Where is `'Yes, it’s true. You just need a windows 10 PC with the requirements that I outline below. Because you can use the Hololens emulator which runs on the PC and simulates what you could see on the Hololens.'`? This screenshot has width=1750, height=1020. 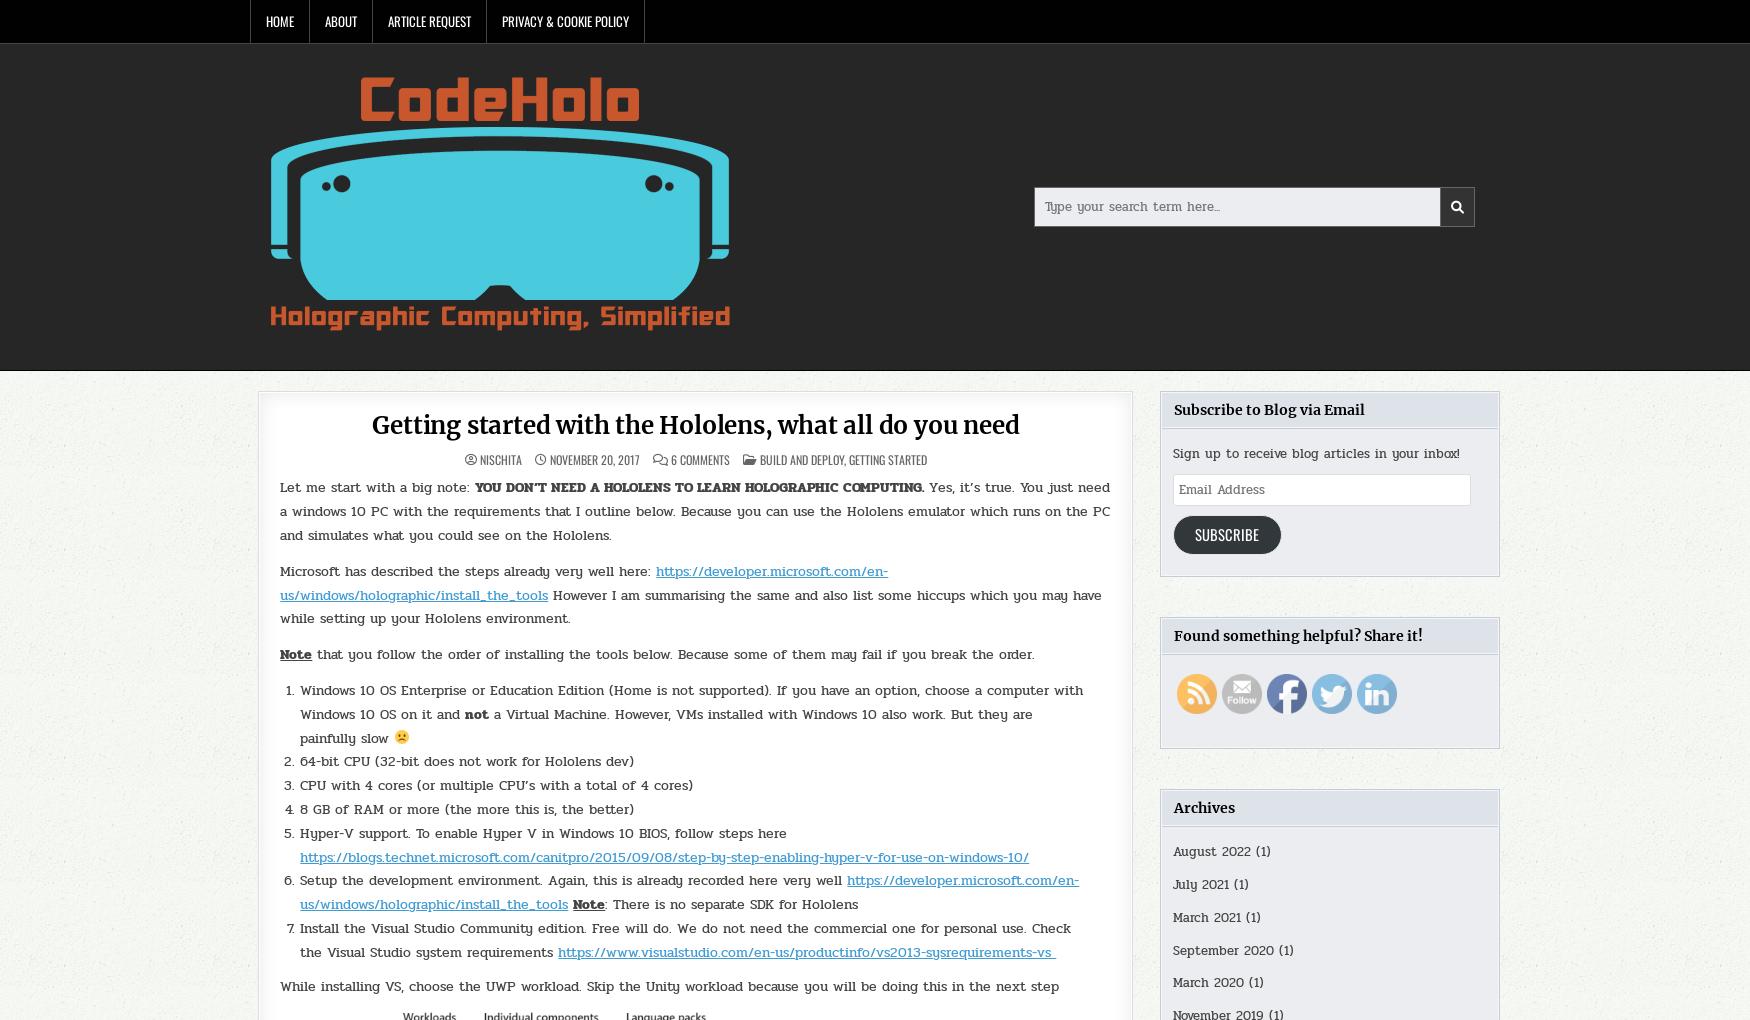 'Yes, it’s true. You just need a windows 10 PC with the requirements that I outline below. Because you can use the Hololens emulator which runs on the PC and simulates what you could see on the Hololens.' is located at coordinates (279, 510).